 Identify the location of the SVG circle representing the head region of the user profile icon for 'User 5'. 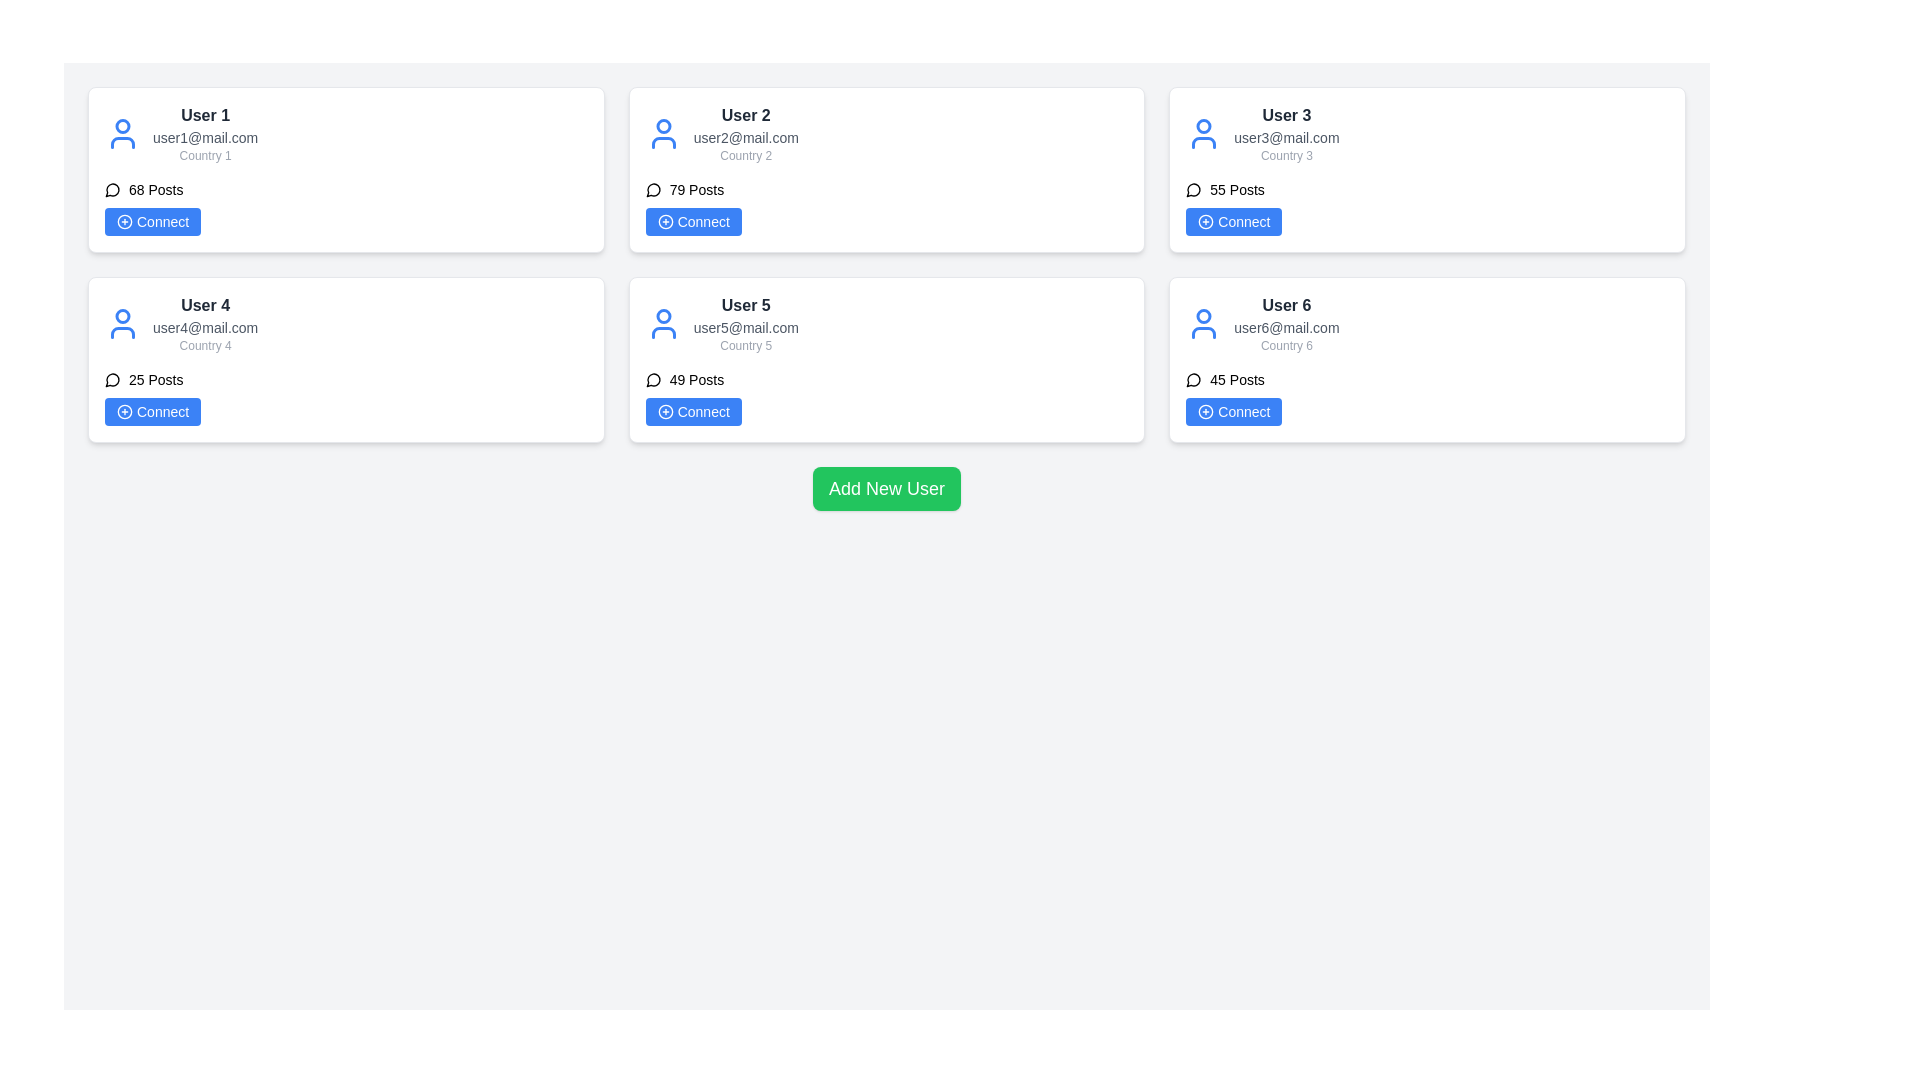
(663, 315).